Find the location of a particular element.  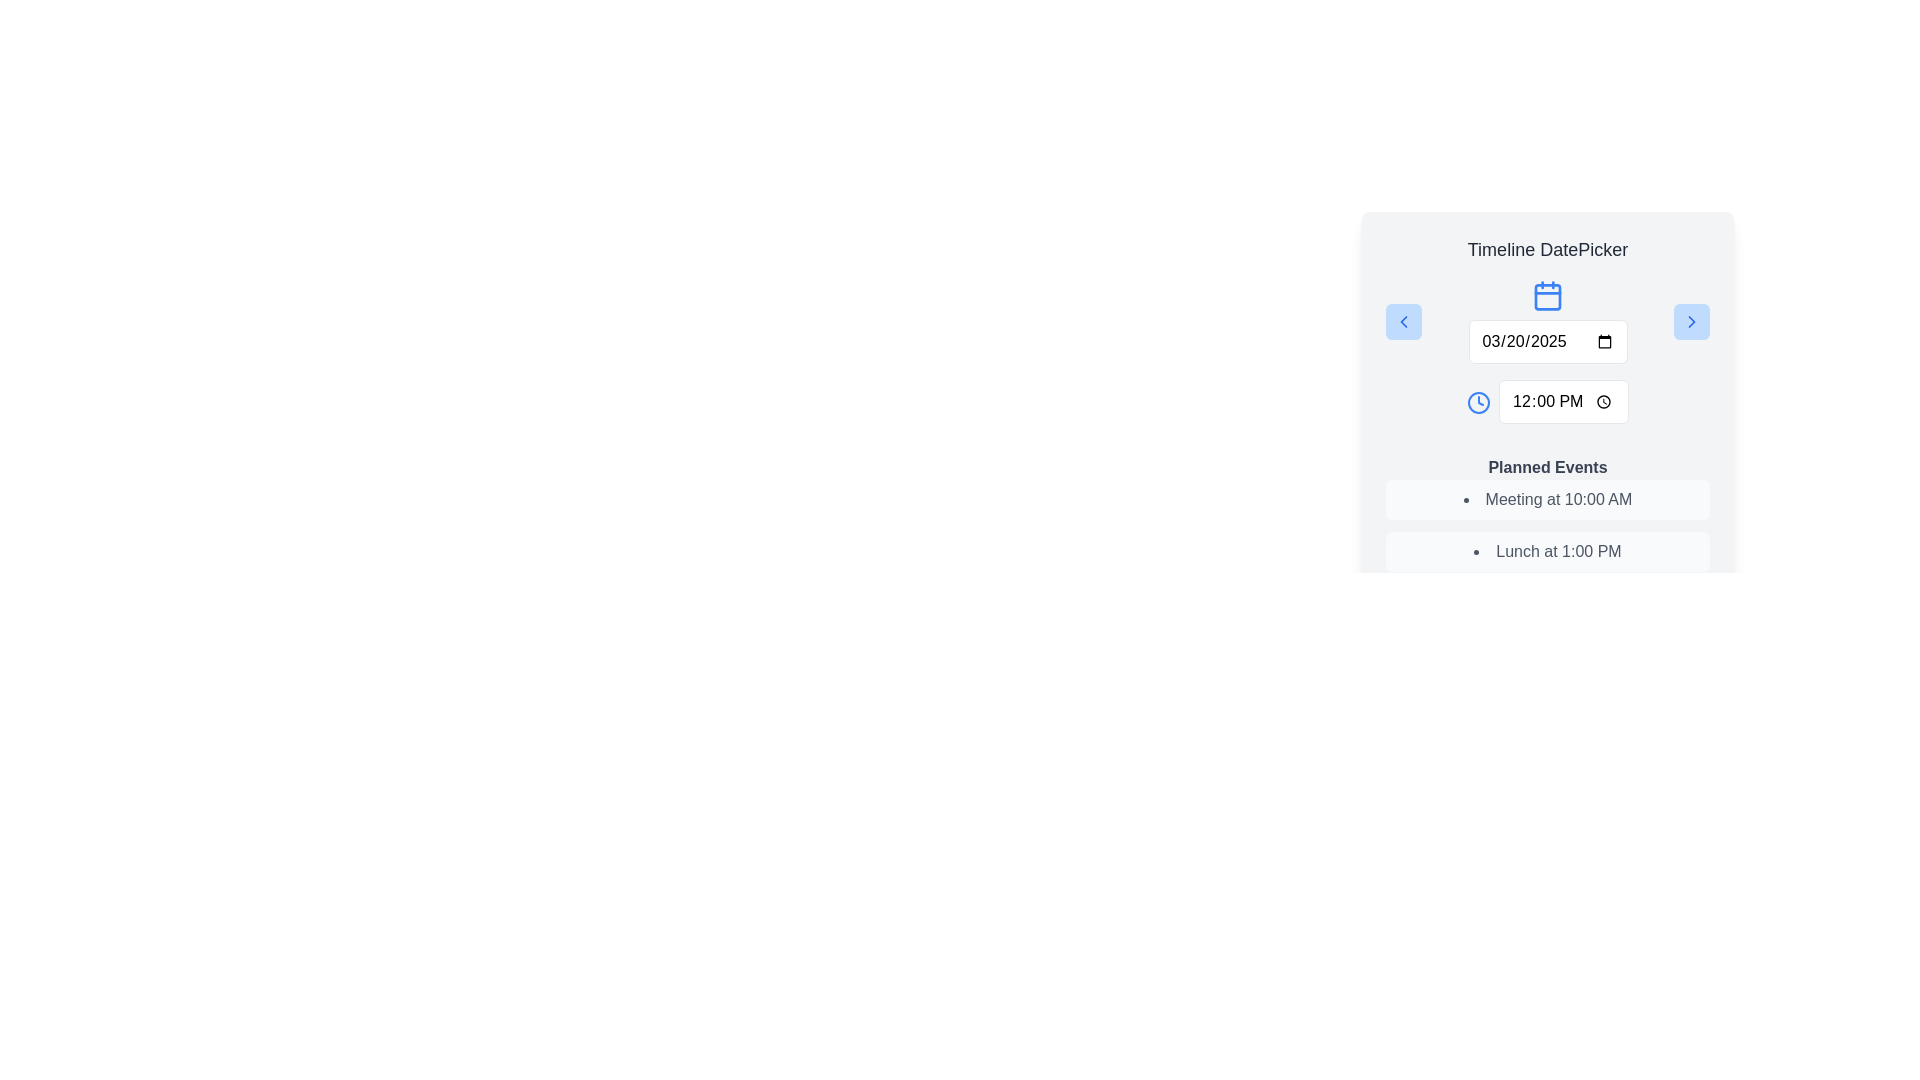

the leftmost button in the date picker interface that allows users to navigate to the previous date or period is located at coordinates (1402, 320).